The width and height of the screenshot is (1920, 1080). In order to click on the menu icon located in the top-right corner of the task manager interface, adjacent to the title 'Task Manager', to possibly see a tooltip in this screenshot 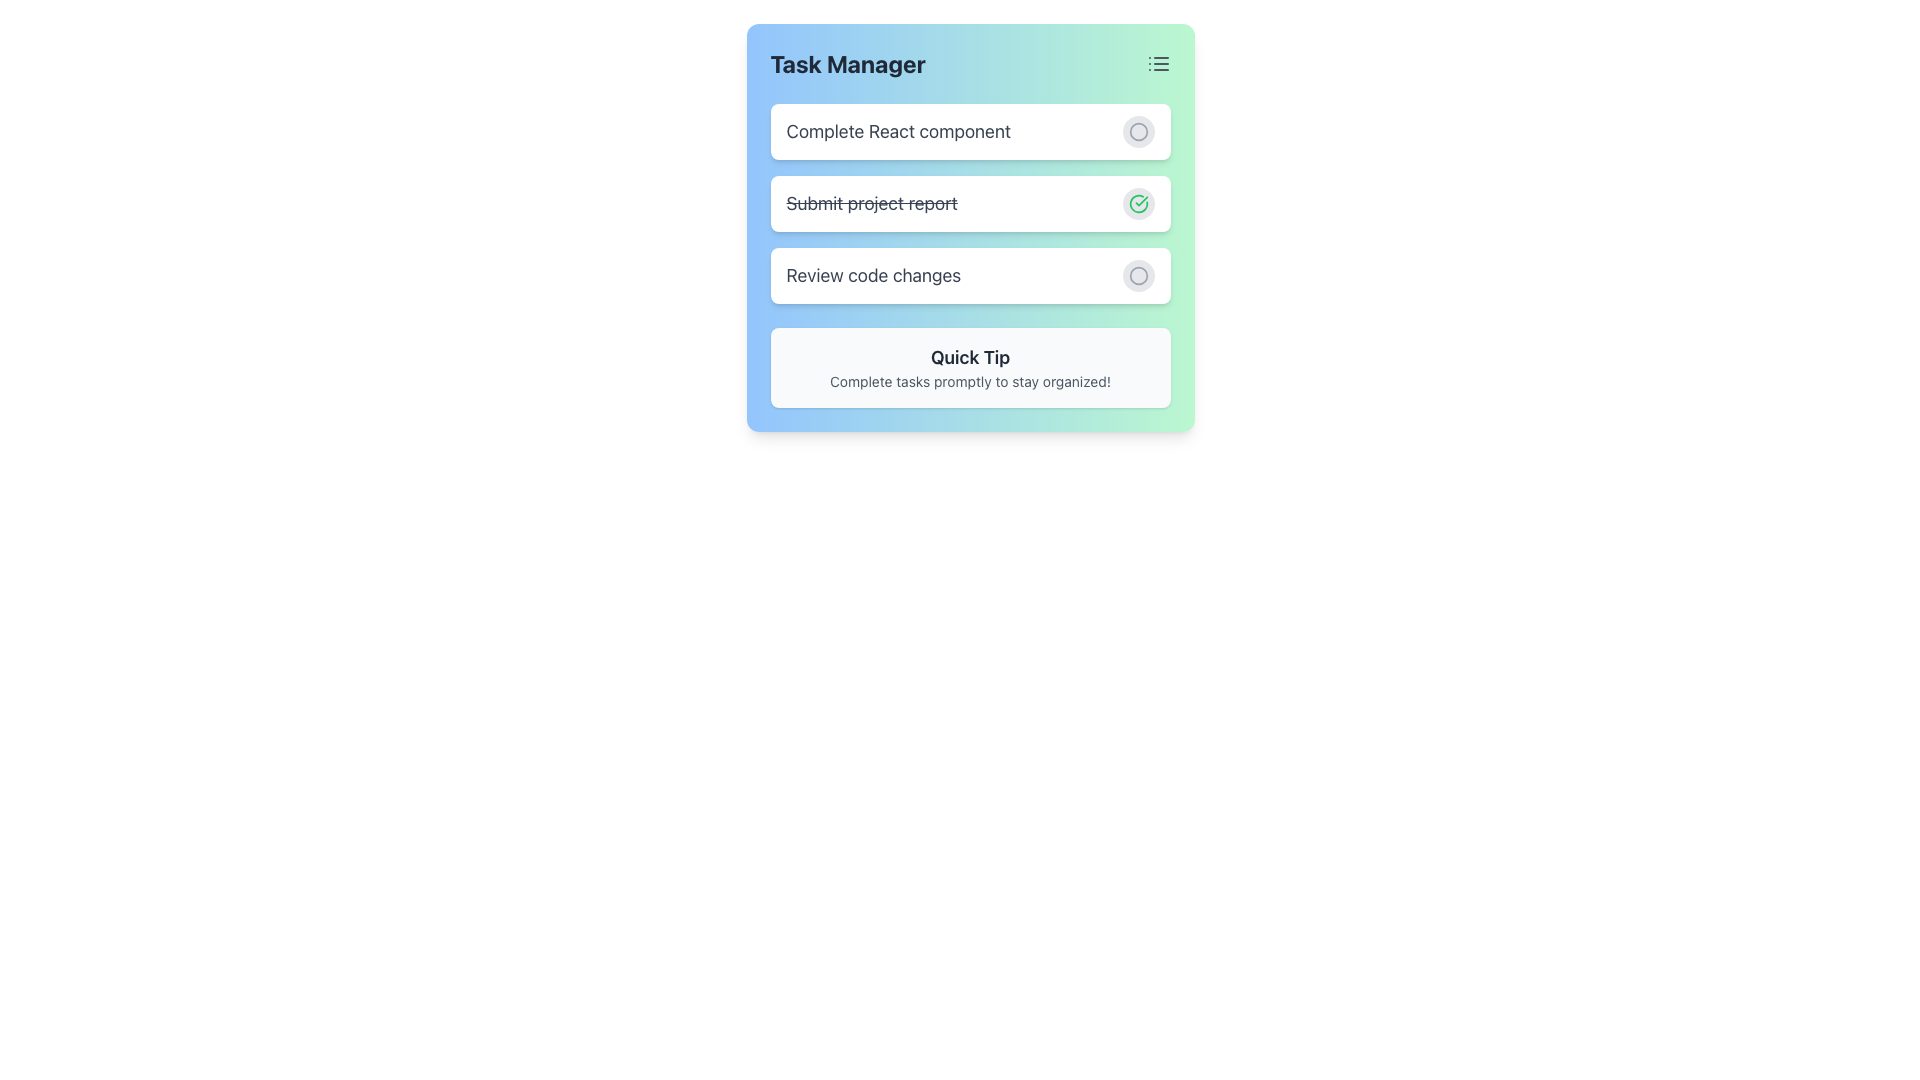, I will do `click(1158, 63)`.